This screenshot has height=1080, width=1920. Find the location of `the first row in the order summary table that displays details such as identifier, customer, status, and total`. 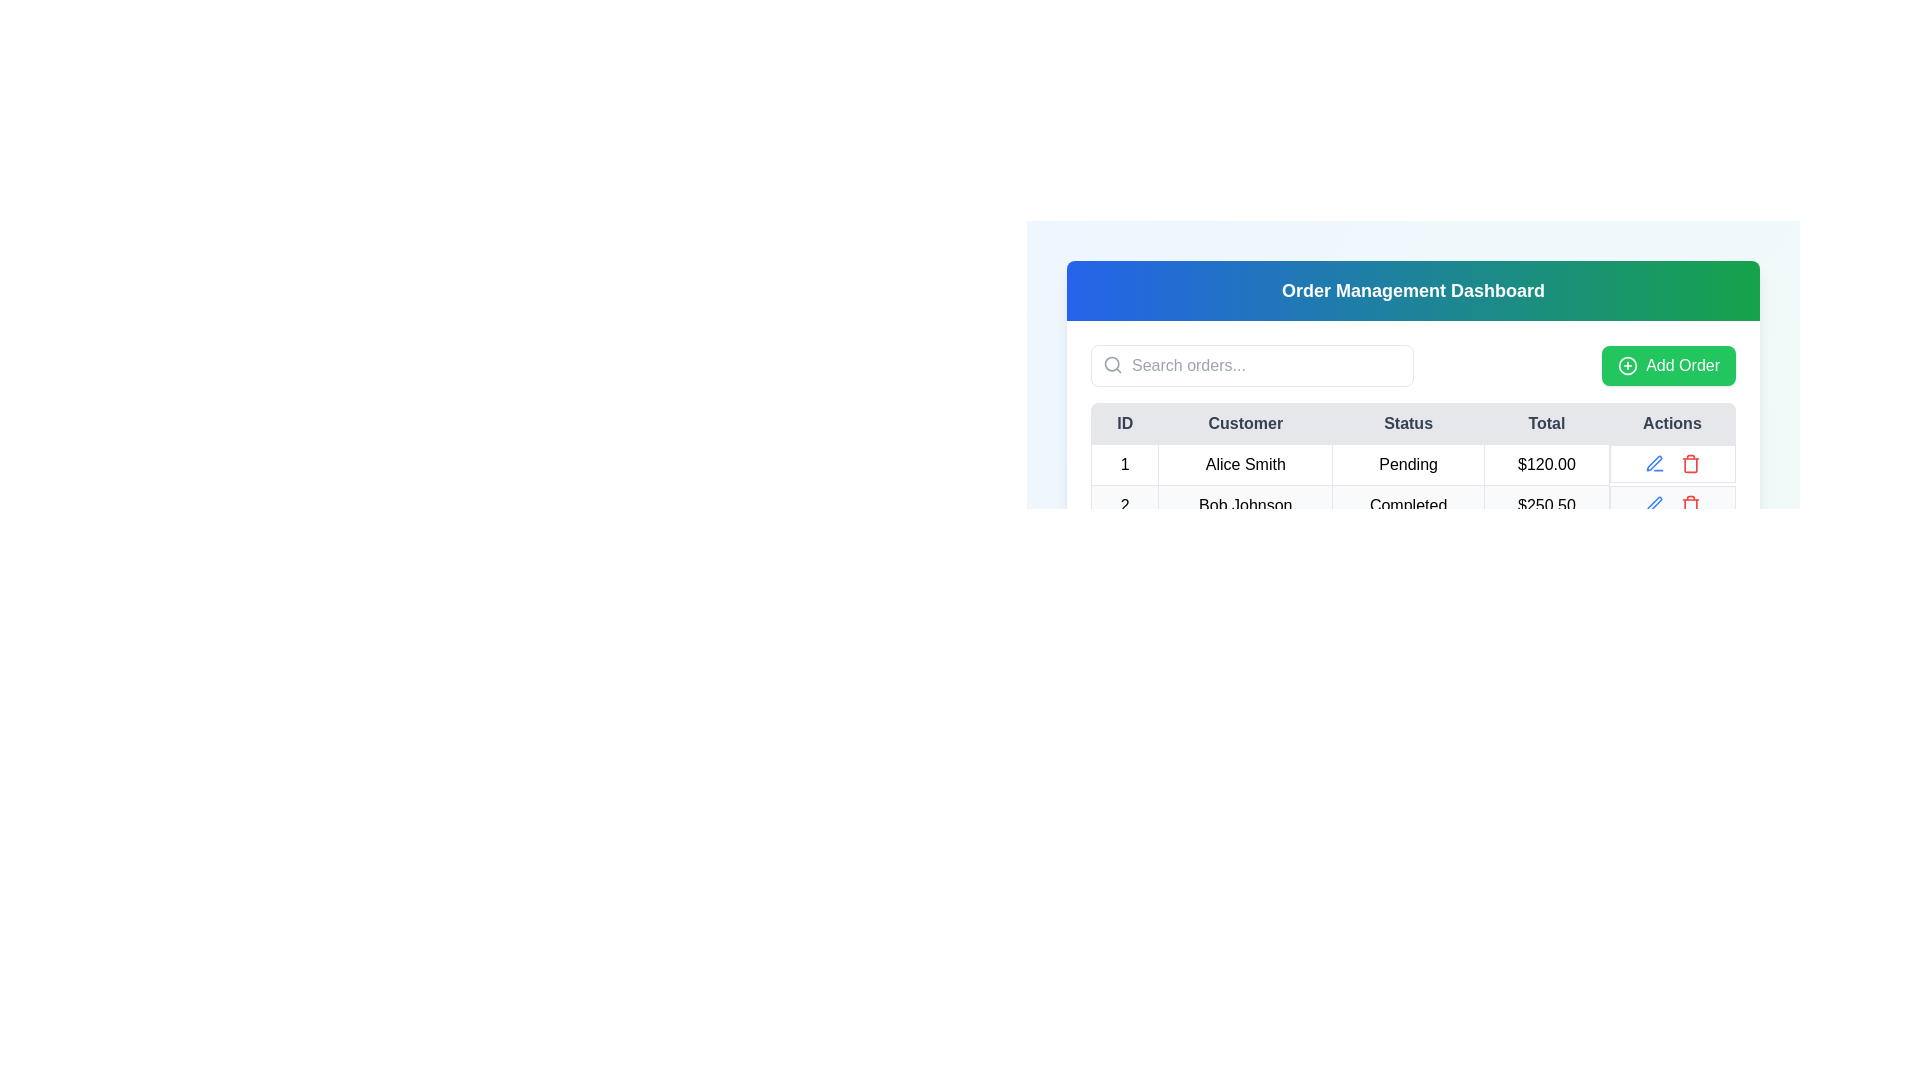

the first row in the order summary table that displays details such as identifier, customer, status, and total is located at coordinates (1412, 465).